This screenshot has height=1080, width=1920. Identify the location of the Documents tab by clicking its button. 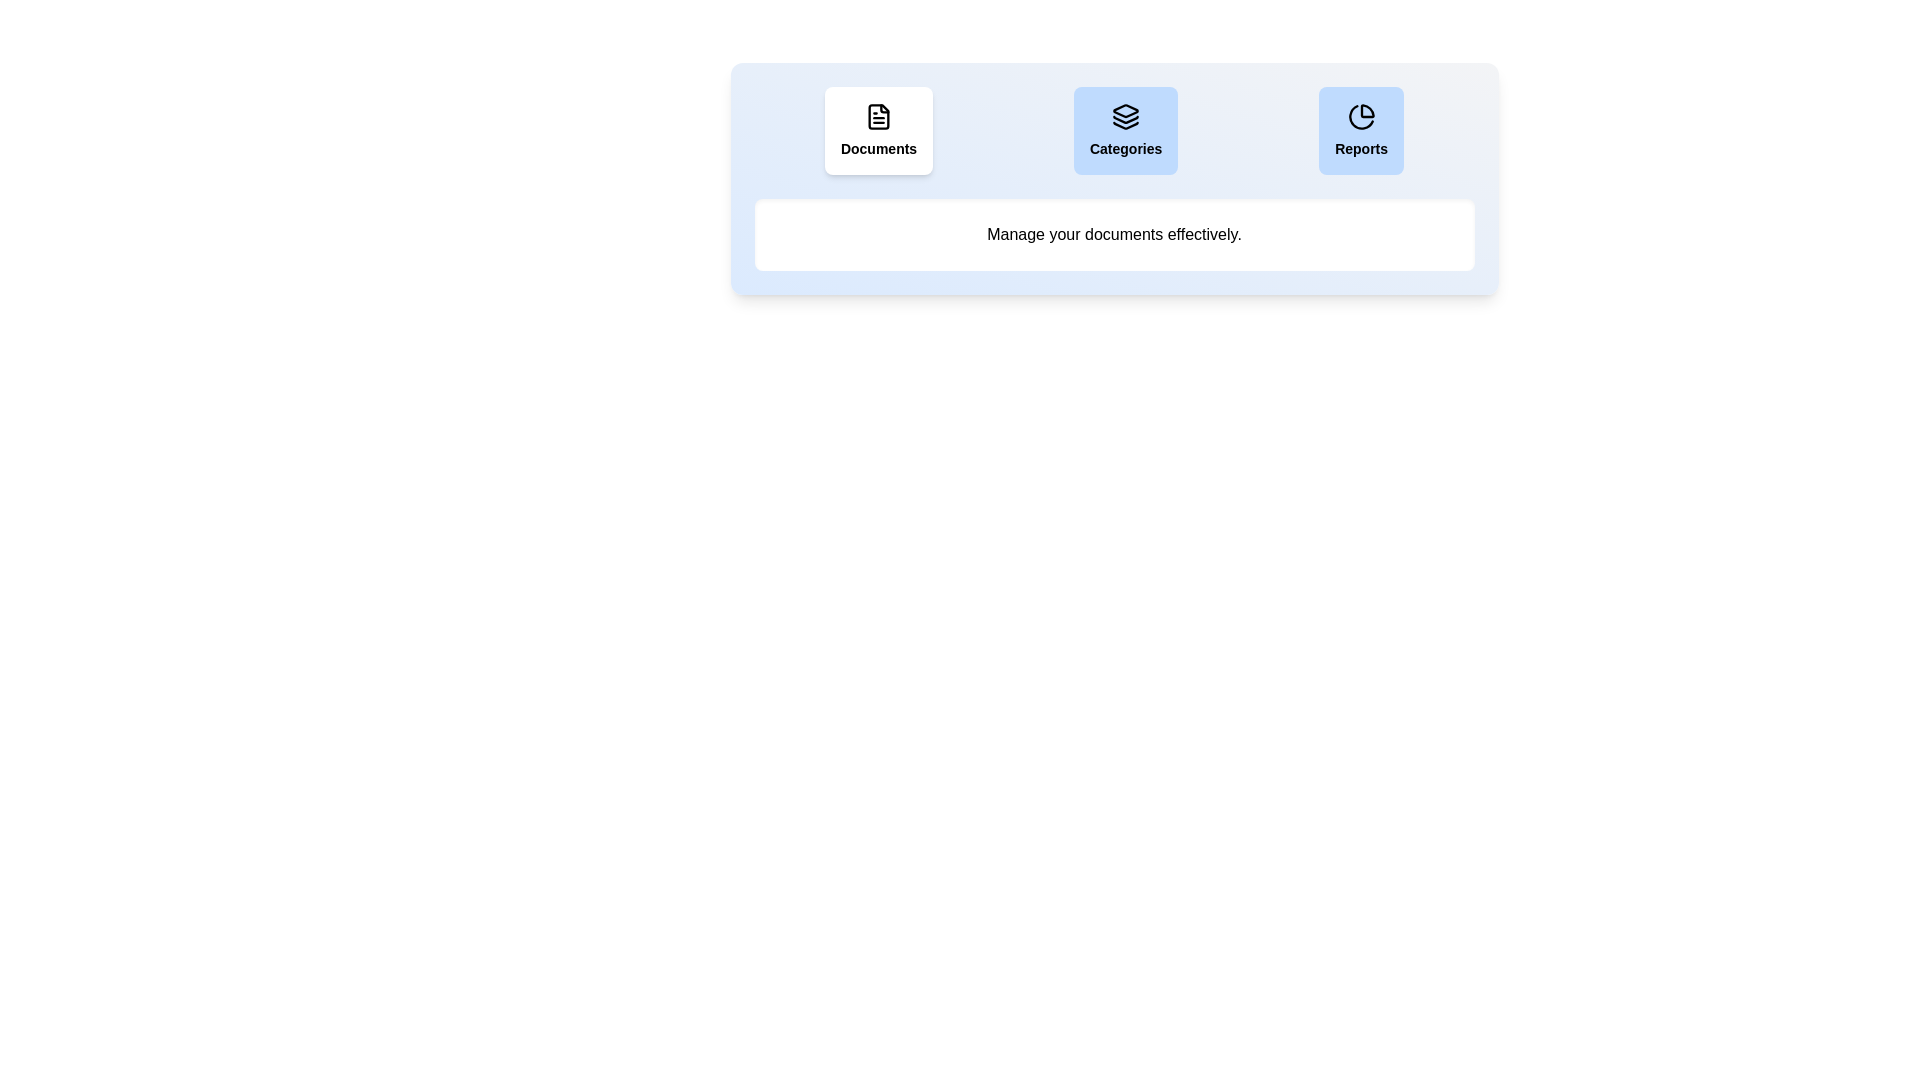
(878, 131).